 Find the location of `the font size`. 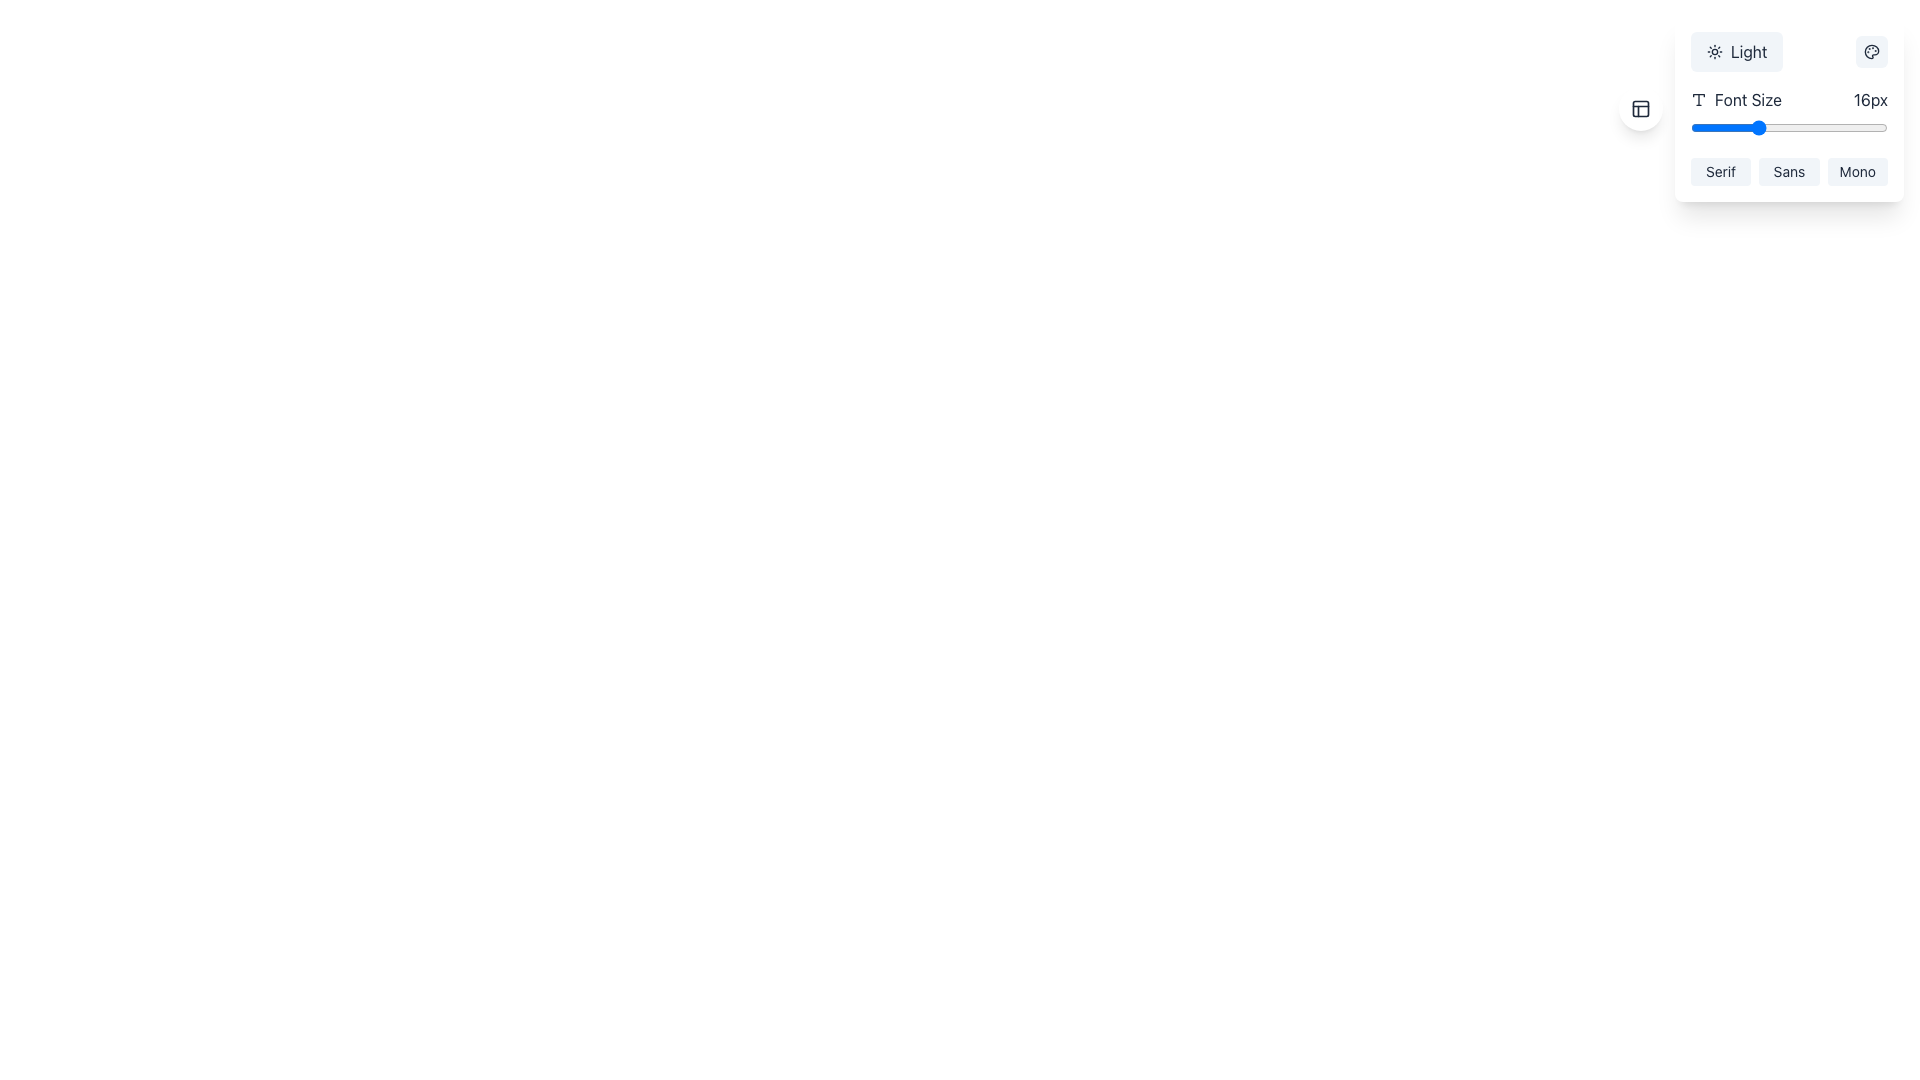

the font size is located at coordinates (1755, 127).